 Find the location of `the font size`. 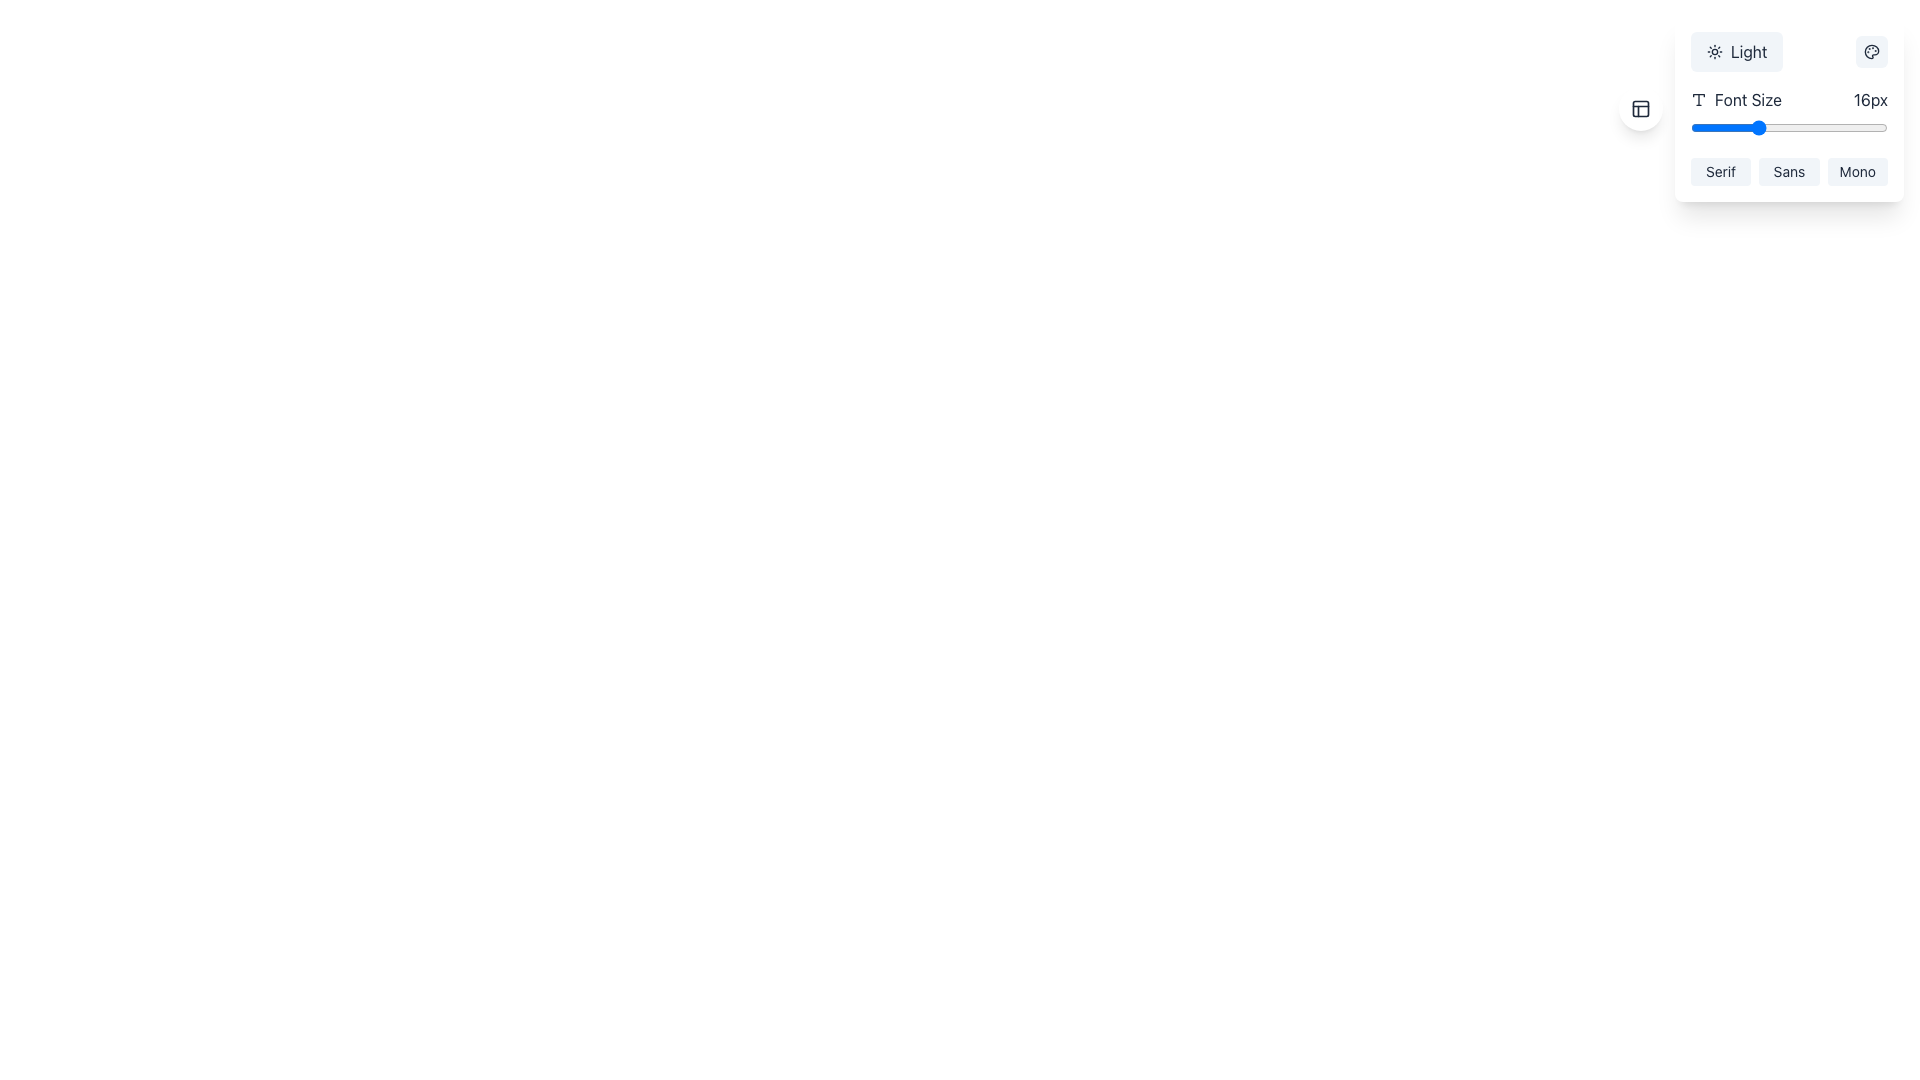

the font size is located at coordinates (1755, 127).